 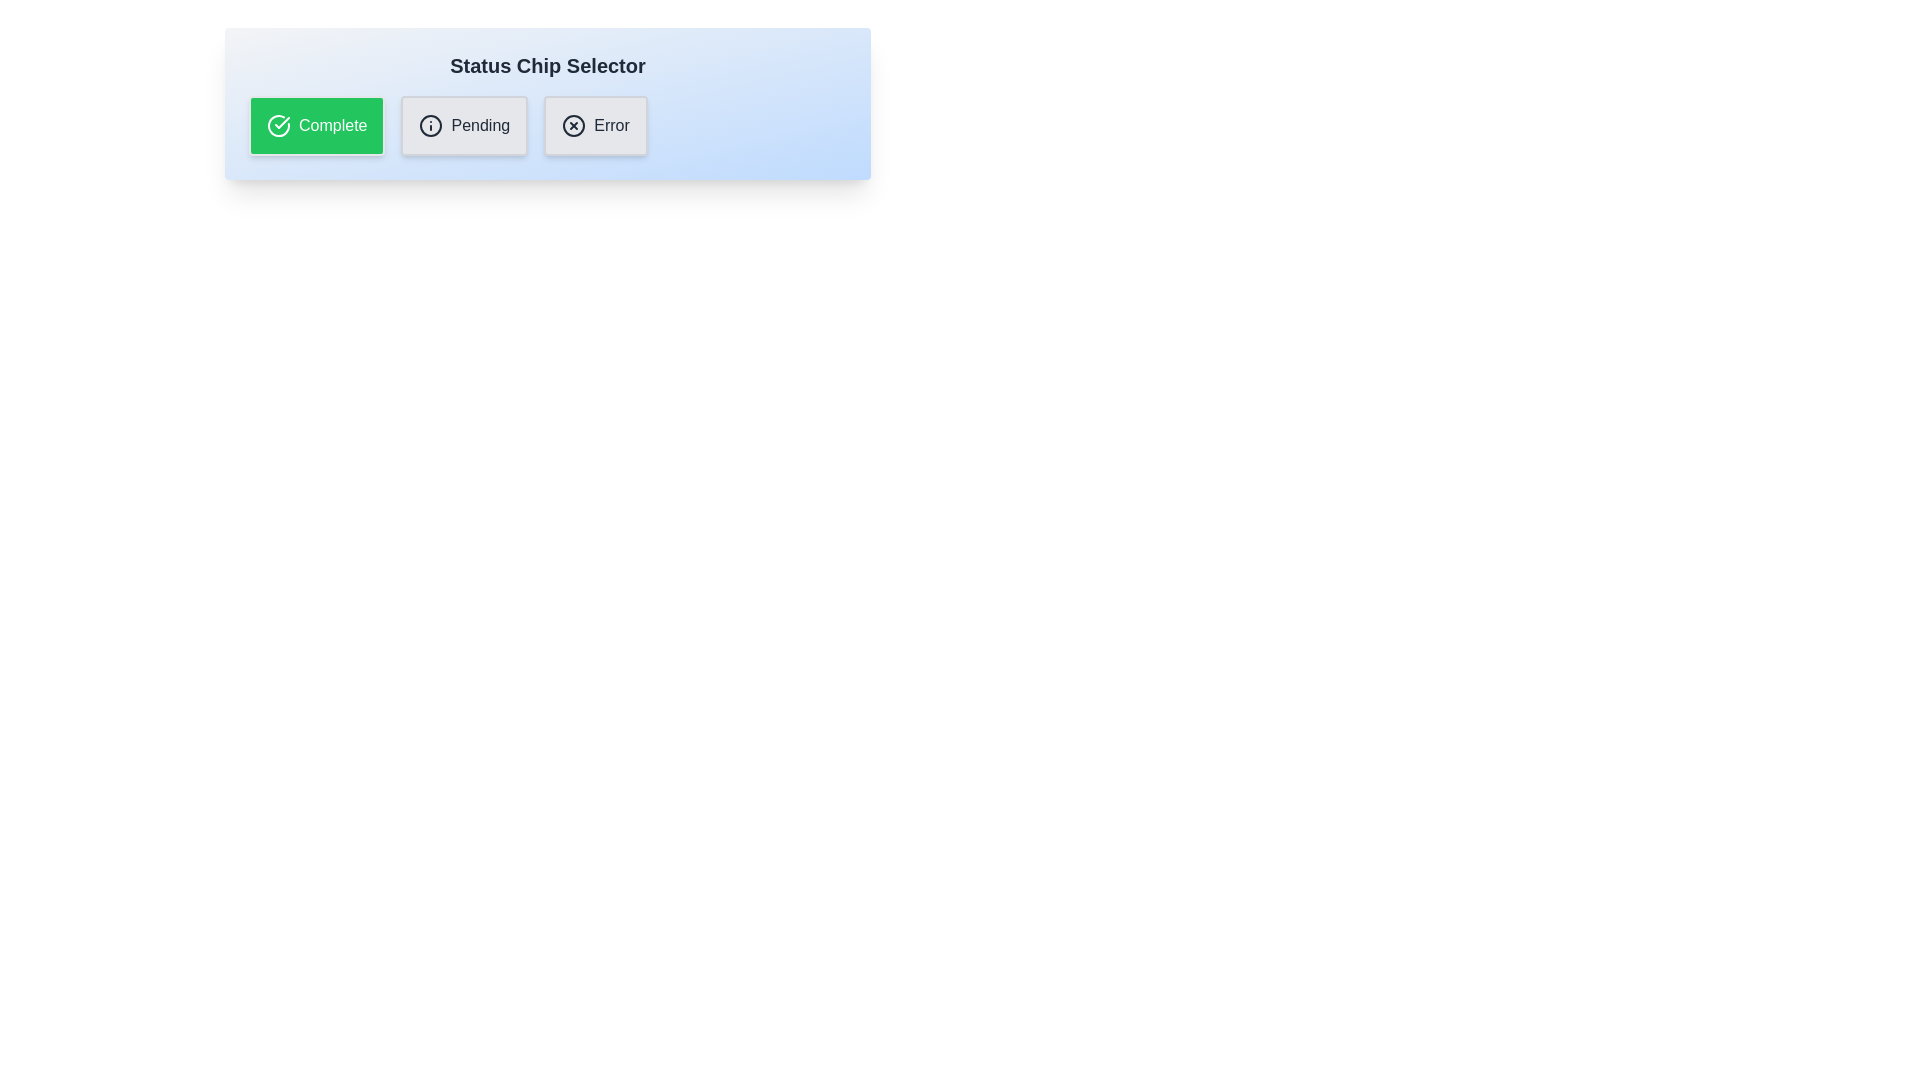 What do you see at coordinates (594, 126) in the screenshot?
I see `the status chip labeled Error` at bounding box center [594, 126].